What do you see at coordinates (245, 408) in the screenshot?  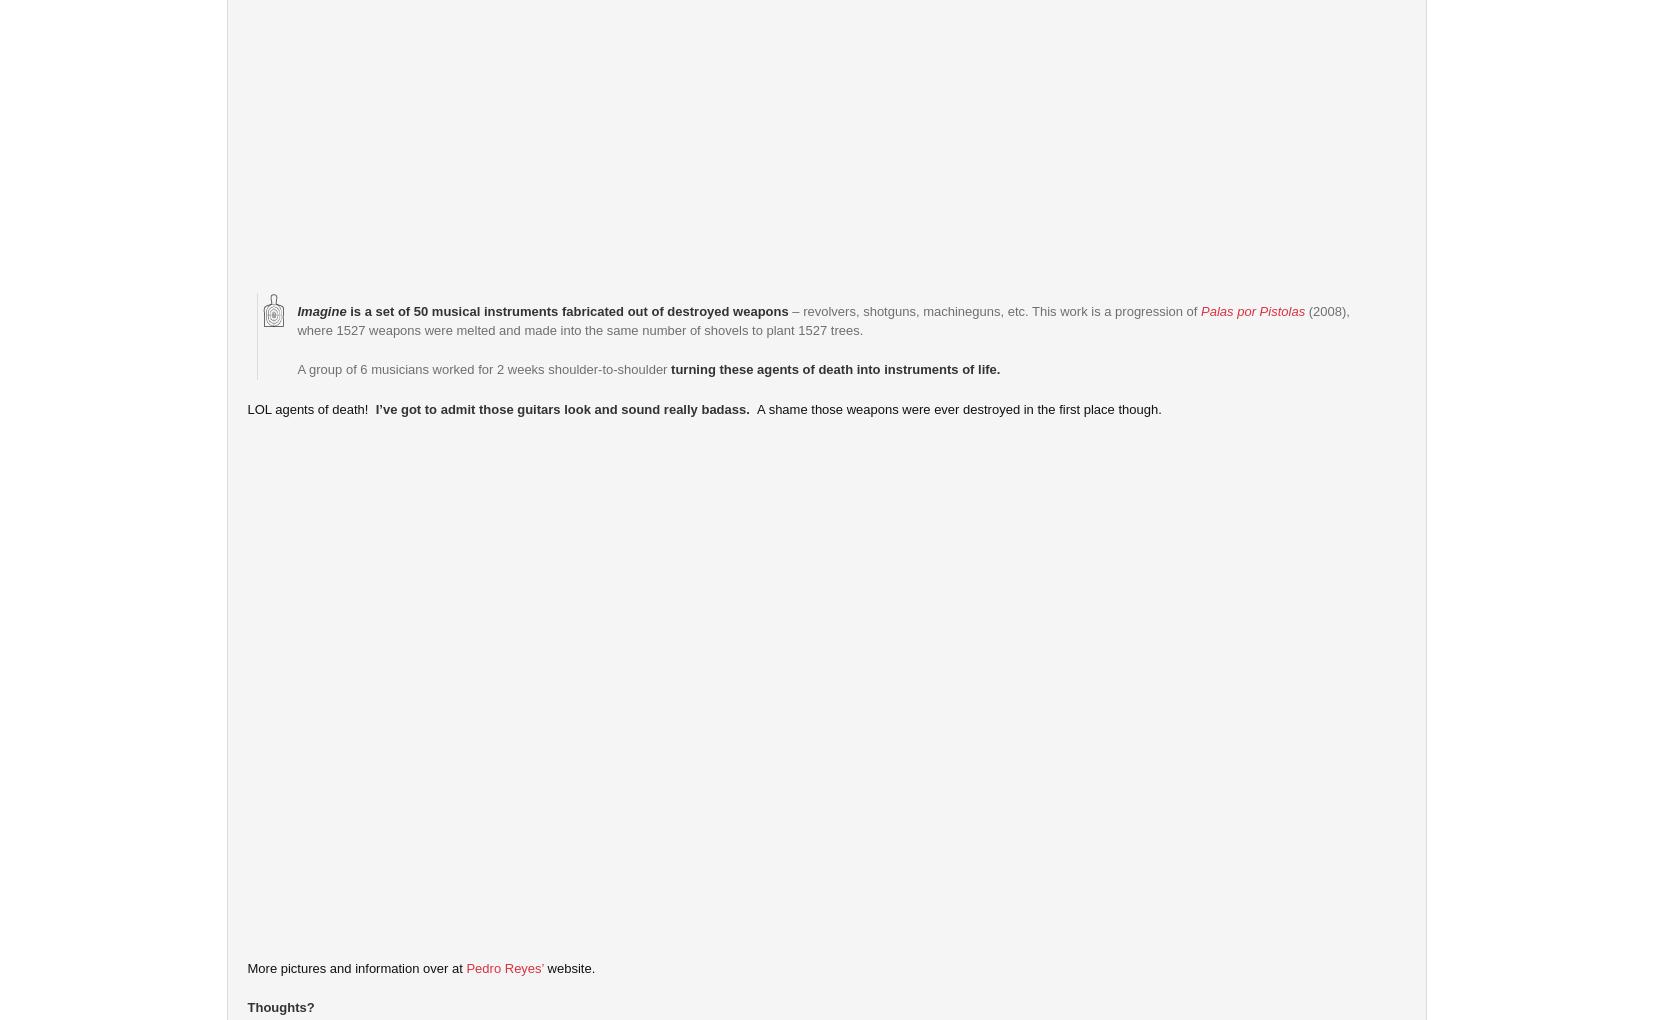 I see `'LOL agents of death!'` at bounding box center [245, 408].